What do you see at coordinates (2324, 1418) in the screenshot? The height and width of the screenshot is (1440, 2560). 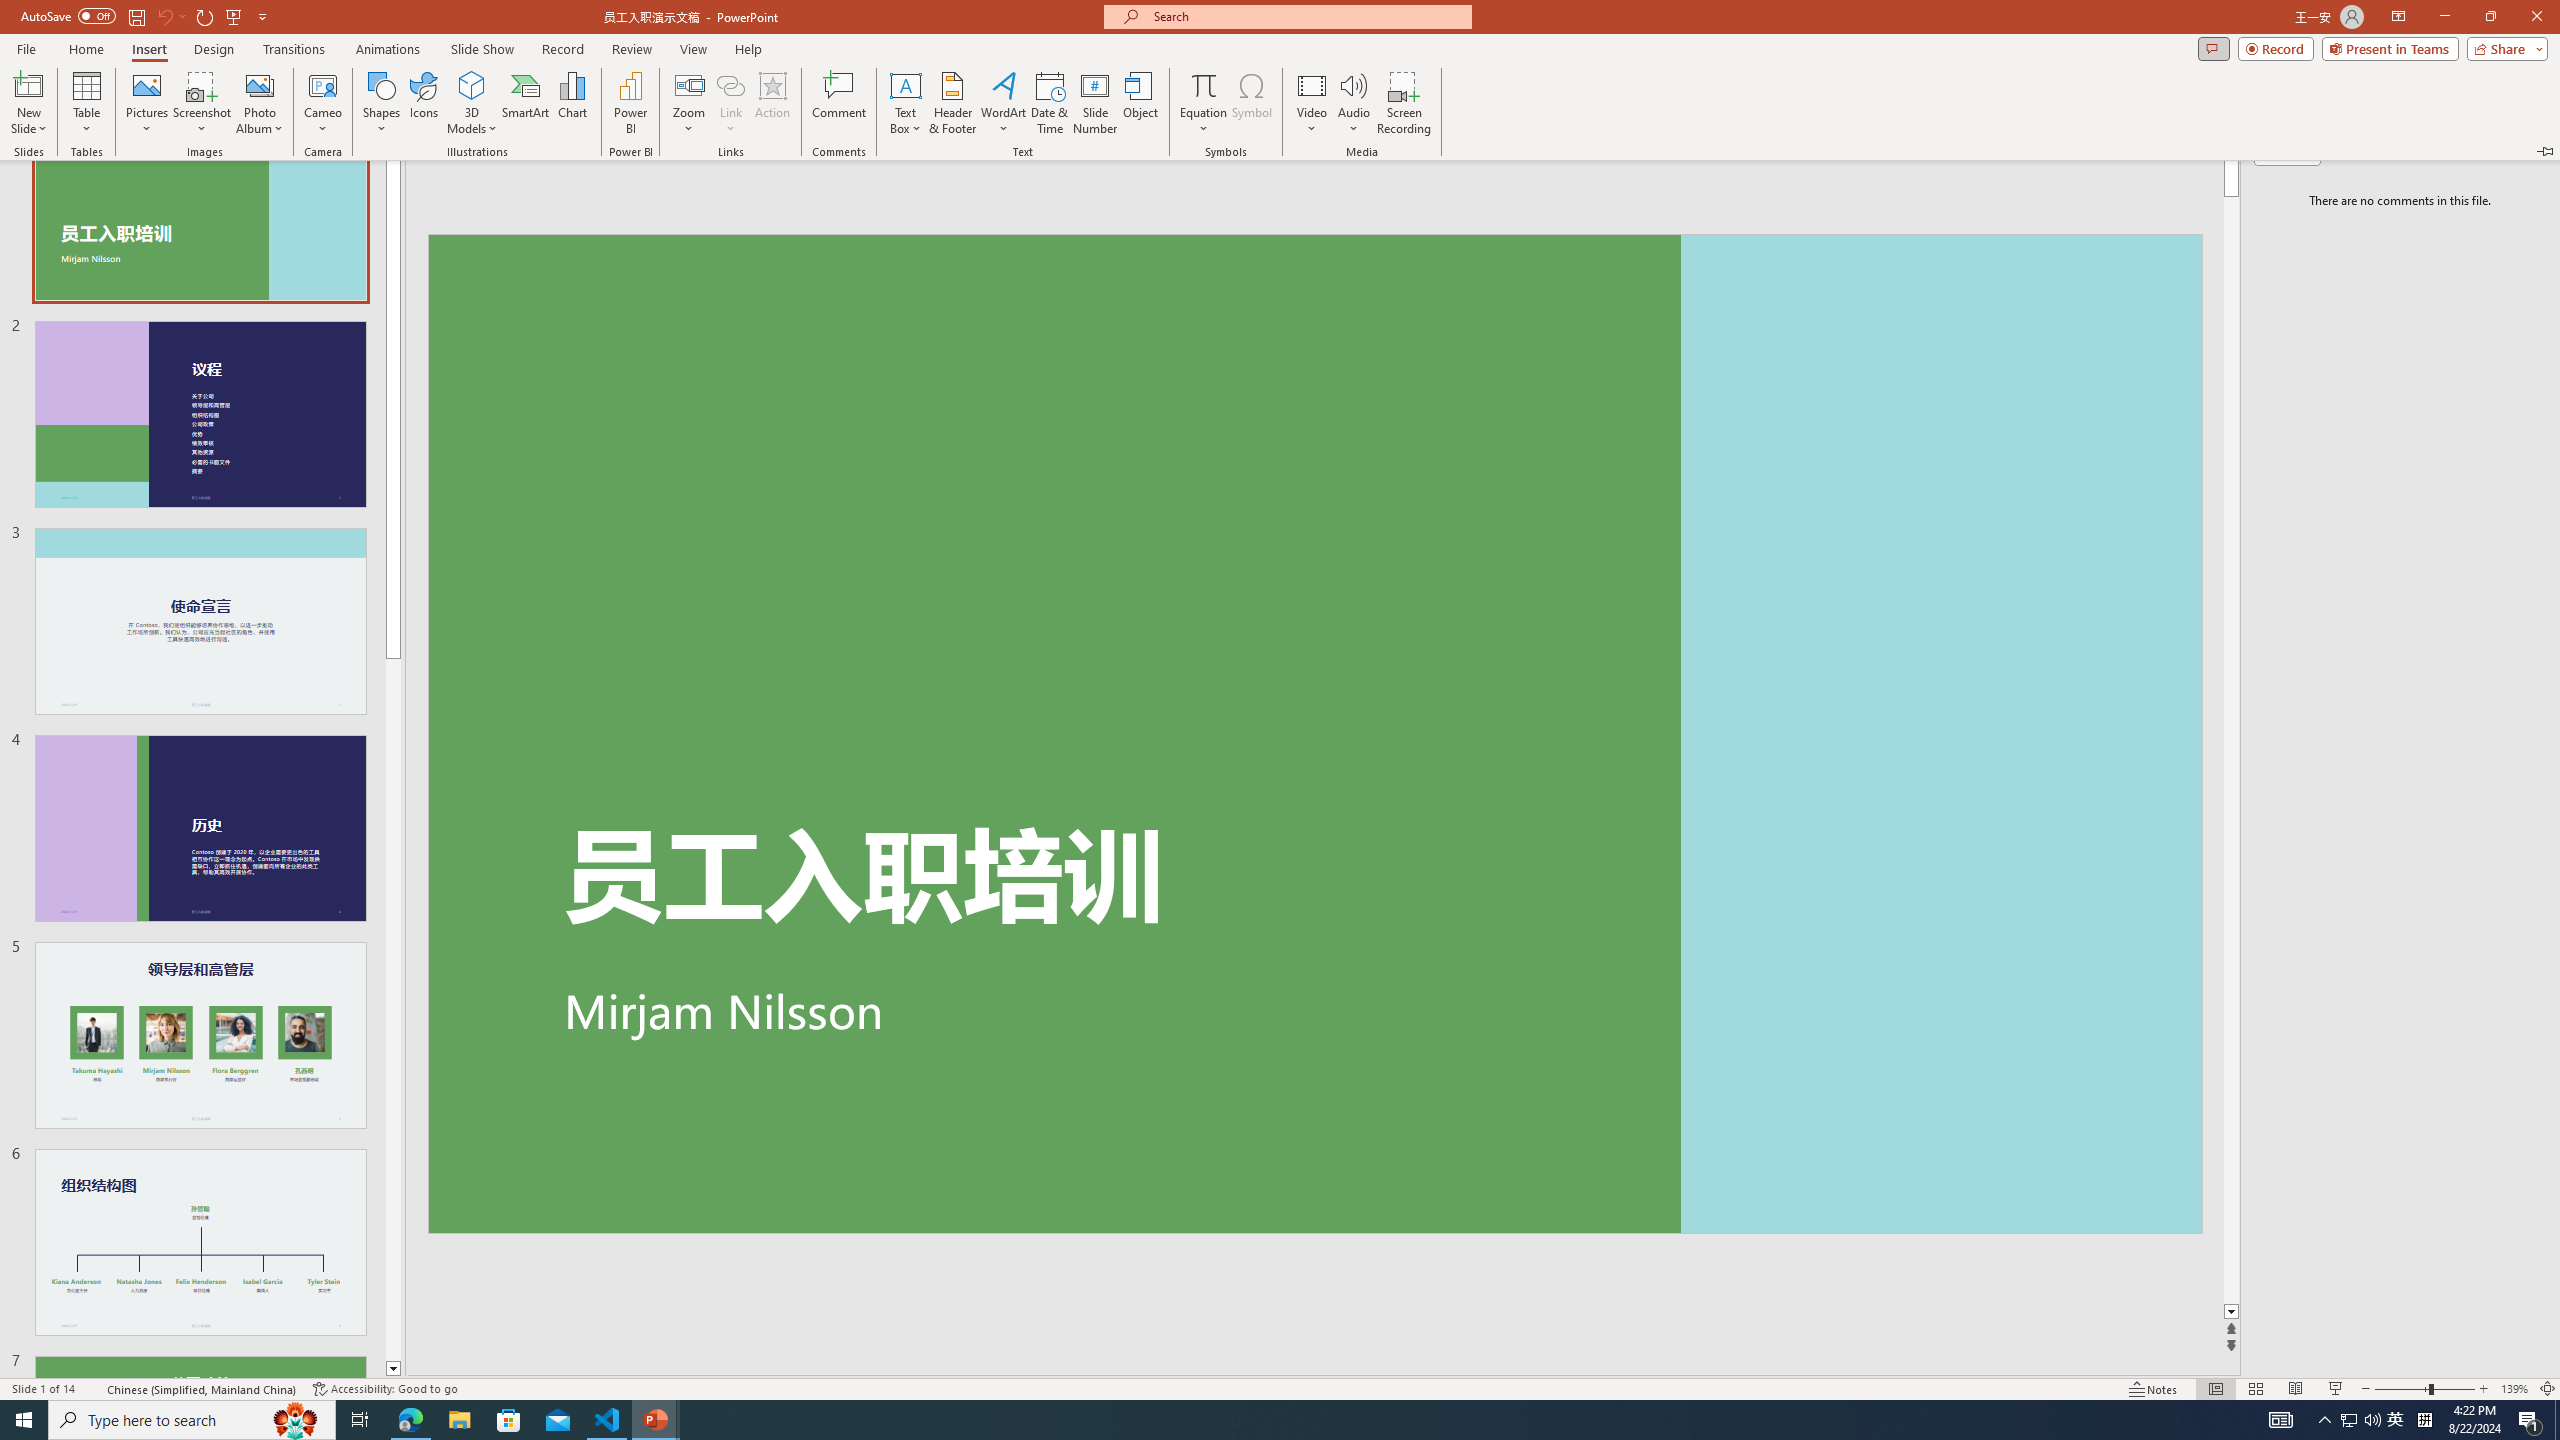 I see `'Notification Chevron'` at bounding box center [2324, 1418].